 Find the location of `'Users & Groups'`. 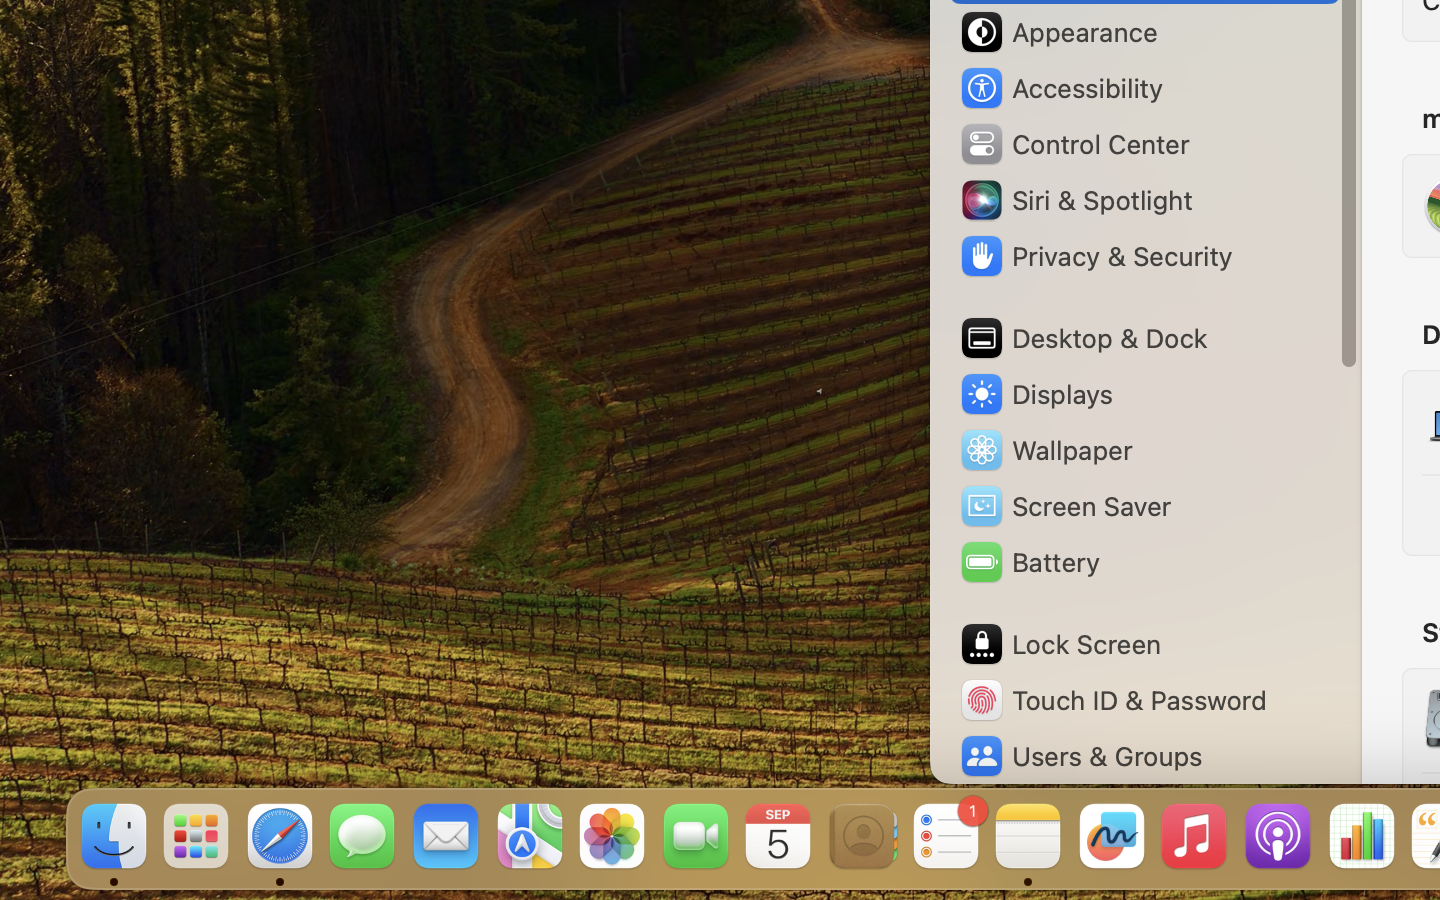

'Users & Groups' is located at coordinates (1080, 755).